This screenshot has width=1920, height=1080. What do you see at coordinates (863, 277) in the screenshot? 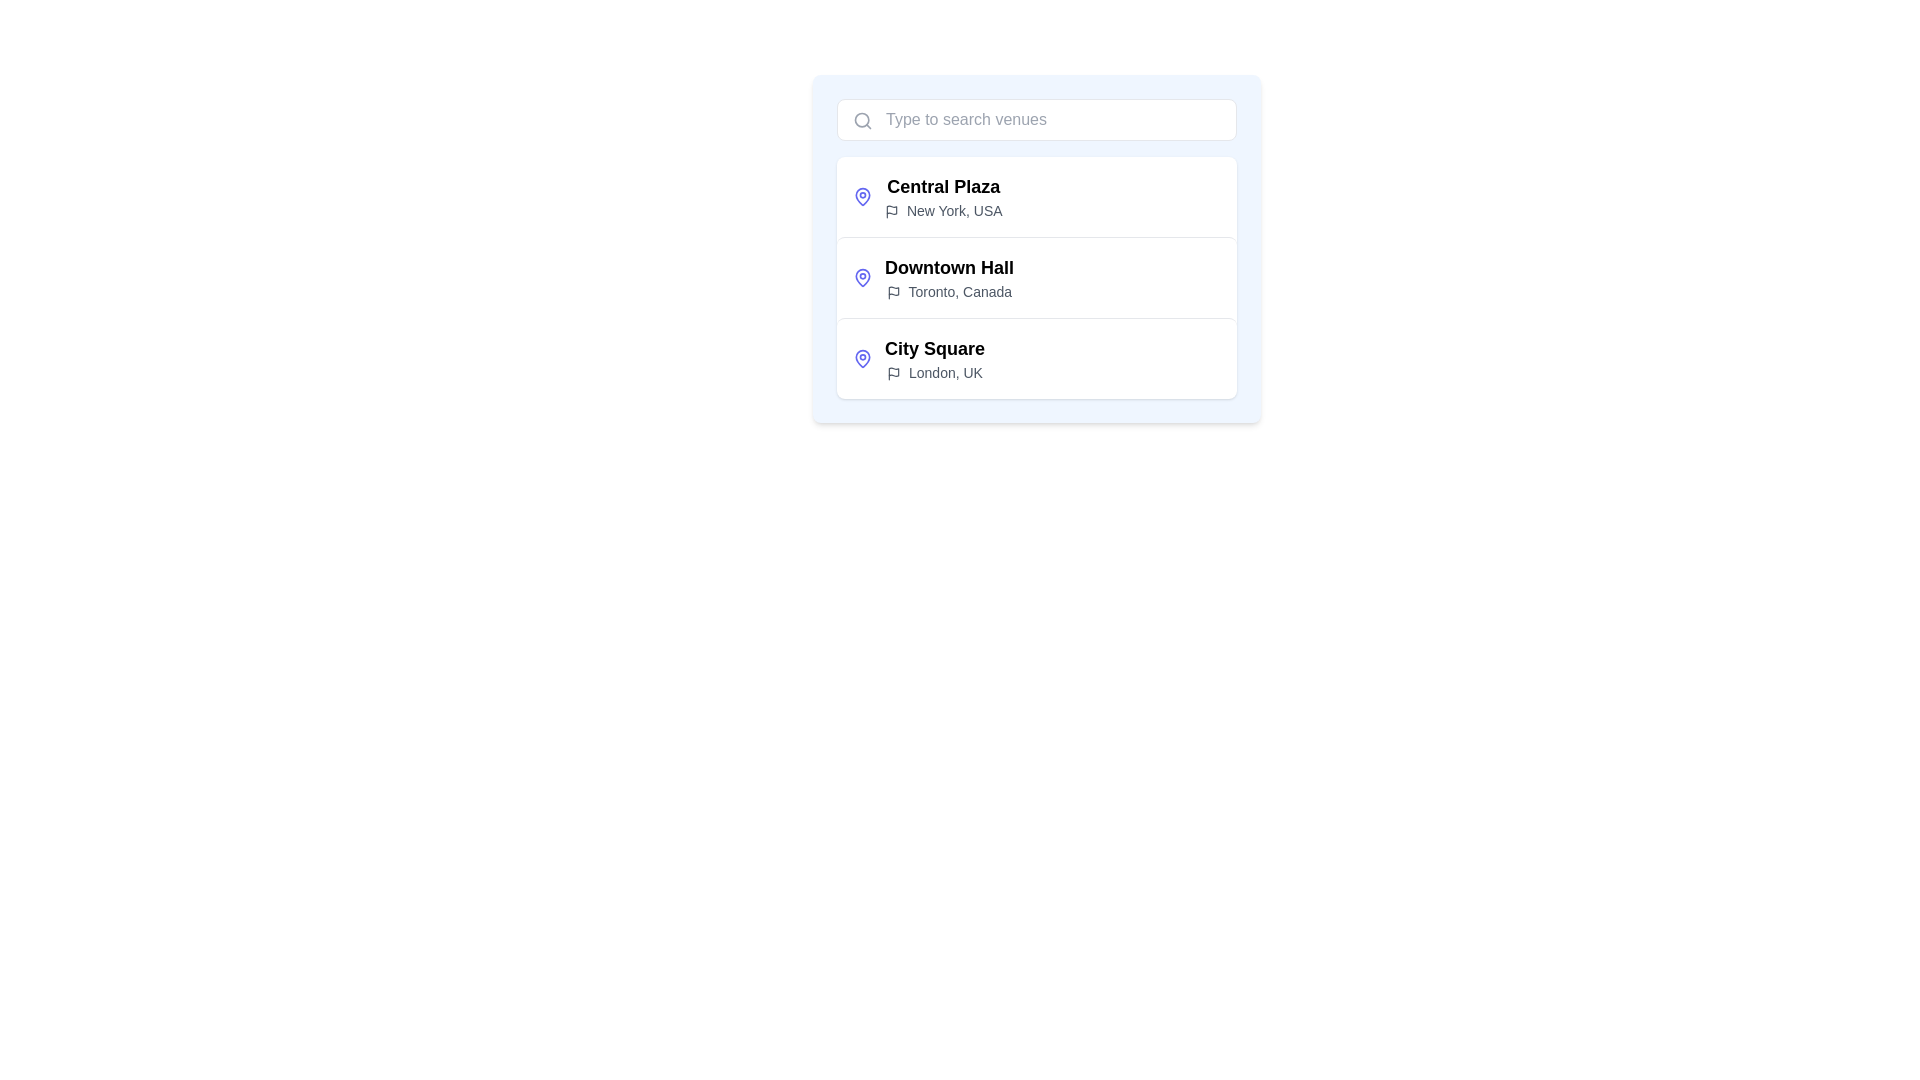
I see `the small, circular map pin icon with a white outline and blue fill located to the left of 'Downtown Hall'` at bounding box center [863, 277].